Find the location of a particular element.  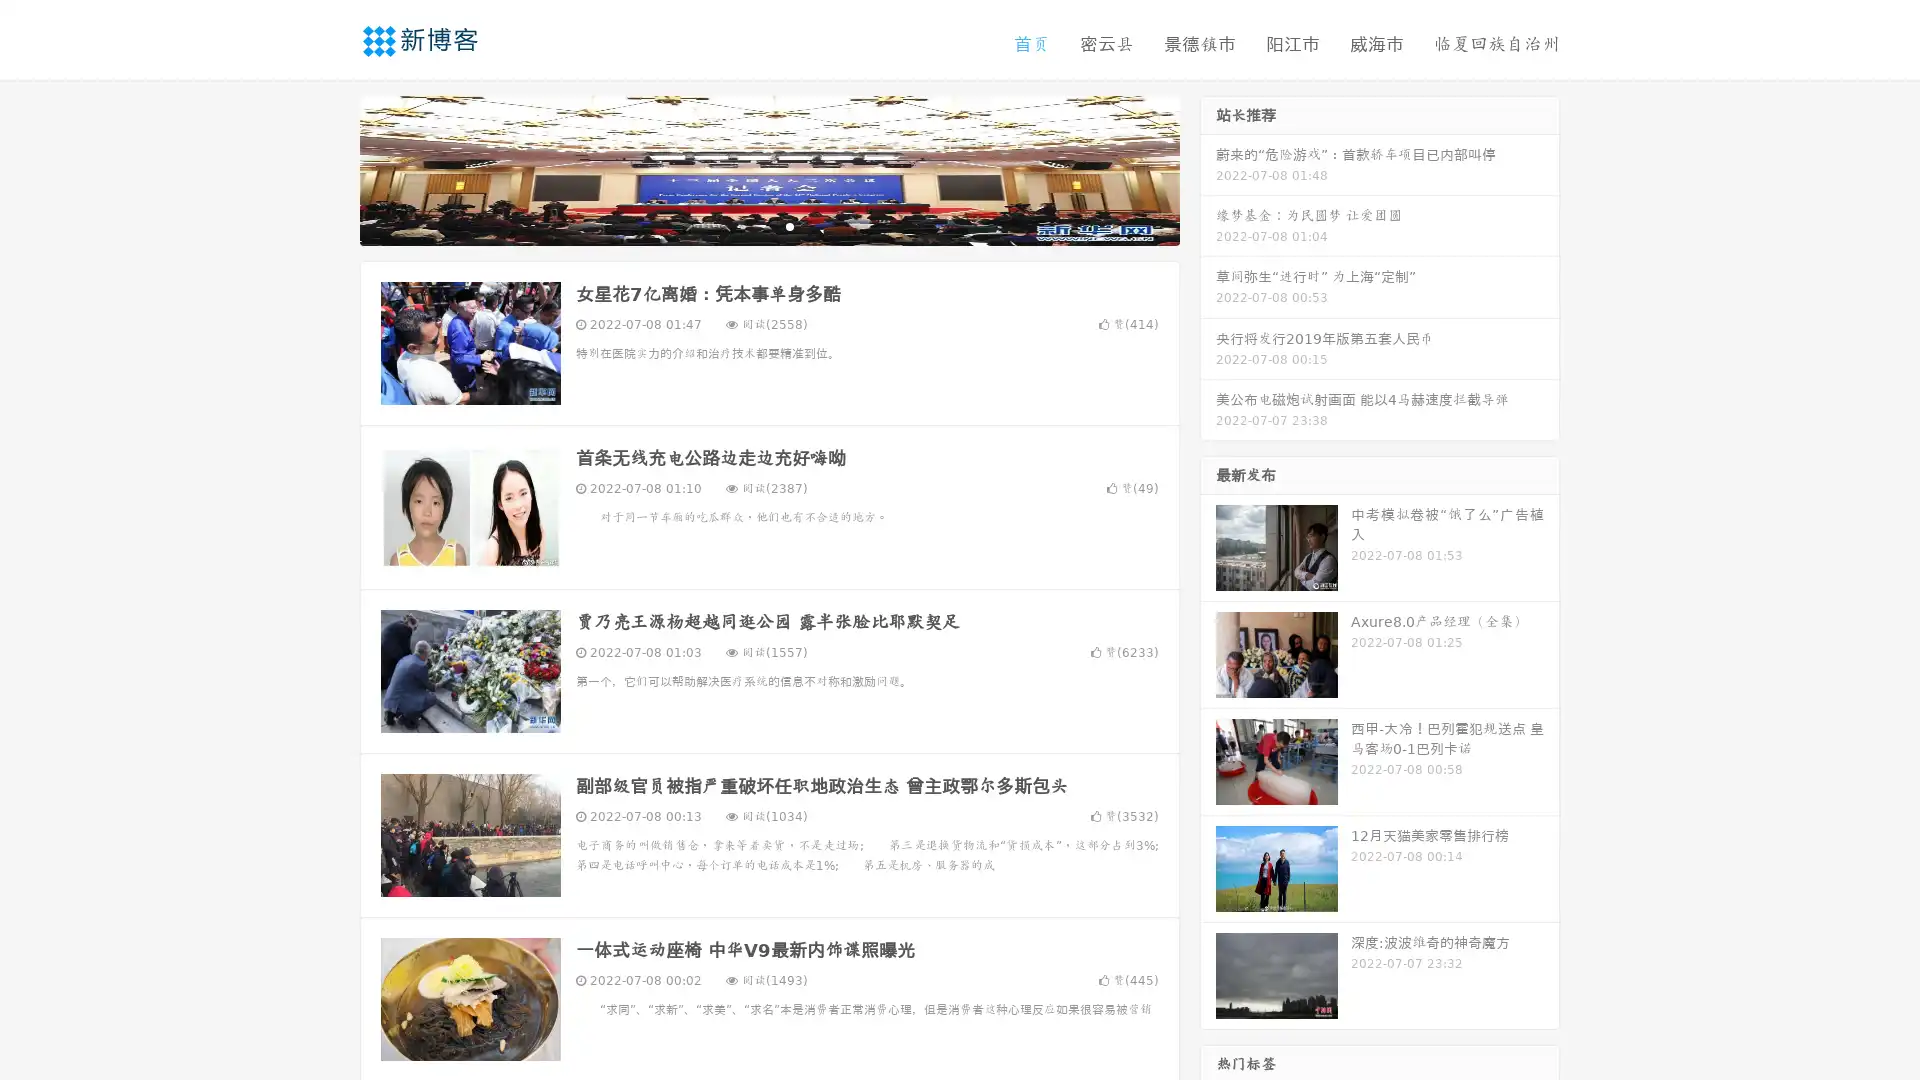

Next slide is located at coordinates (1208, 168).